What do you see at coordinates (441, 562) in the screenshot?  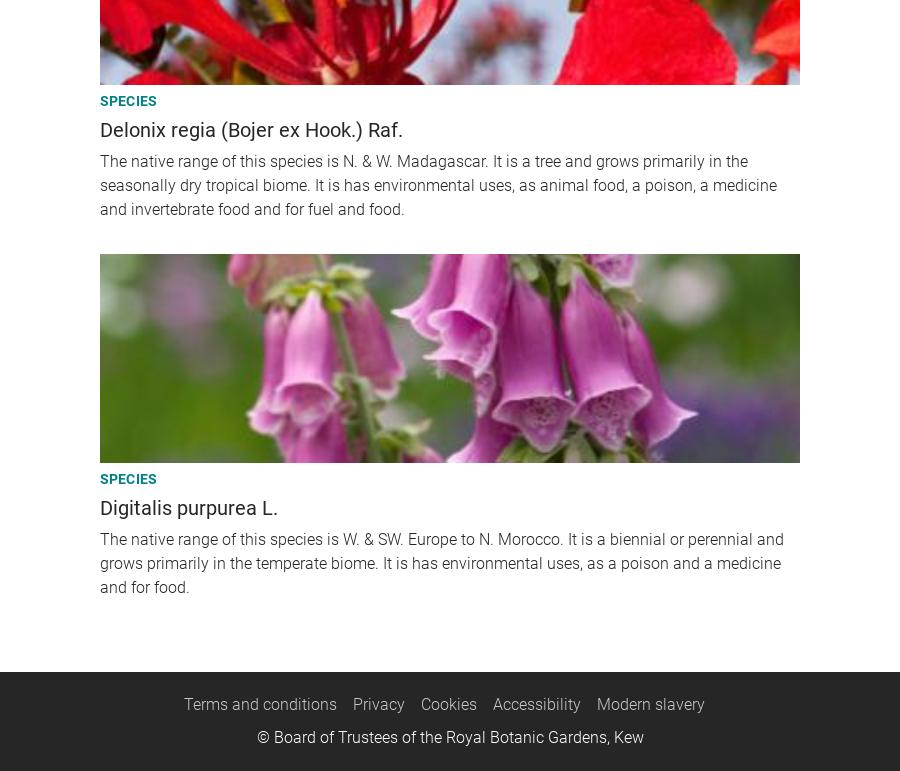 I see `'The native range of this species is W. & SW. Europe to N. Morocco. It is a biennial or perennial and grows primarily in the temperate biome. It is has environmental uses, as a poison and a medicine and for food.'` at bounding box center [441, 562].